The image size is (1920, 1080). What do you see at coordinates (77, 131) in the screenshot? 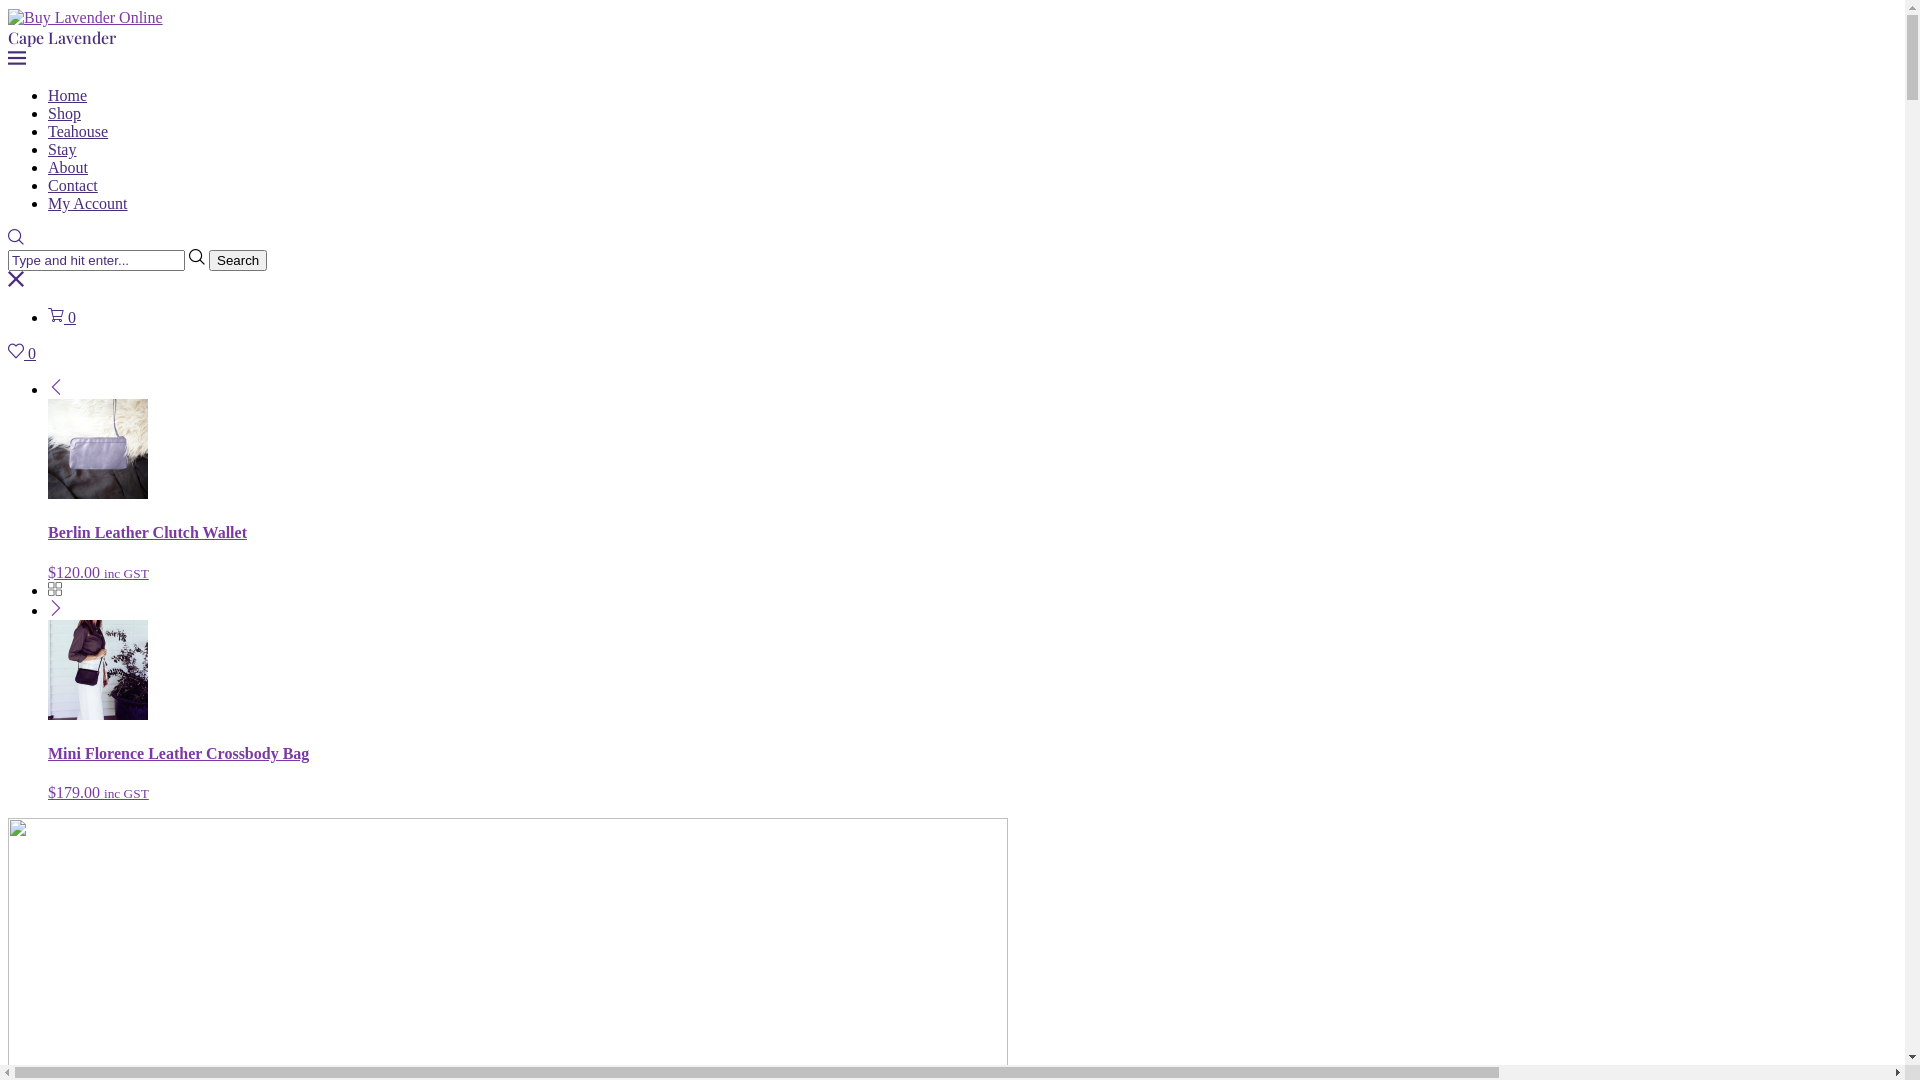
I see `'Teahouse'` at bounding box center [77, 131].